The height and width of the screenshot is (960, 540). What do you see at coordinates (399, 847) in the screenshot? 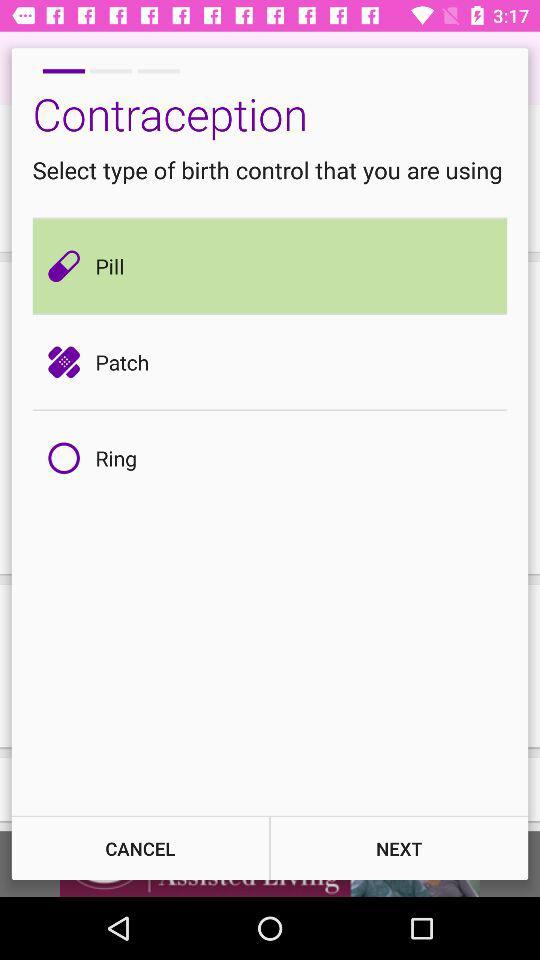
I see `the next button which at the bottom of the page` at bounding box center [399, 847].